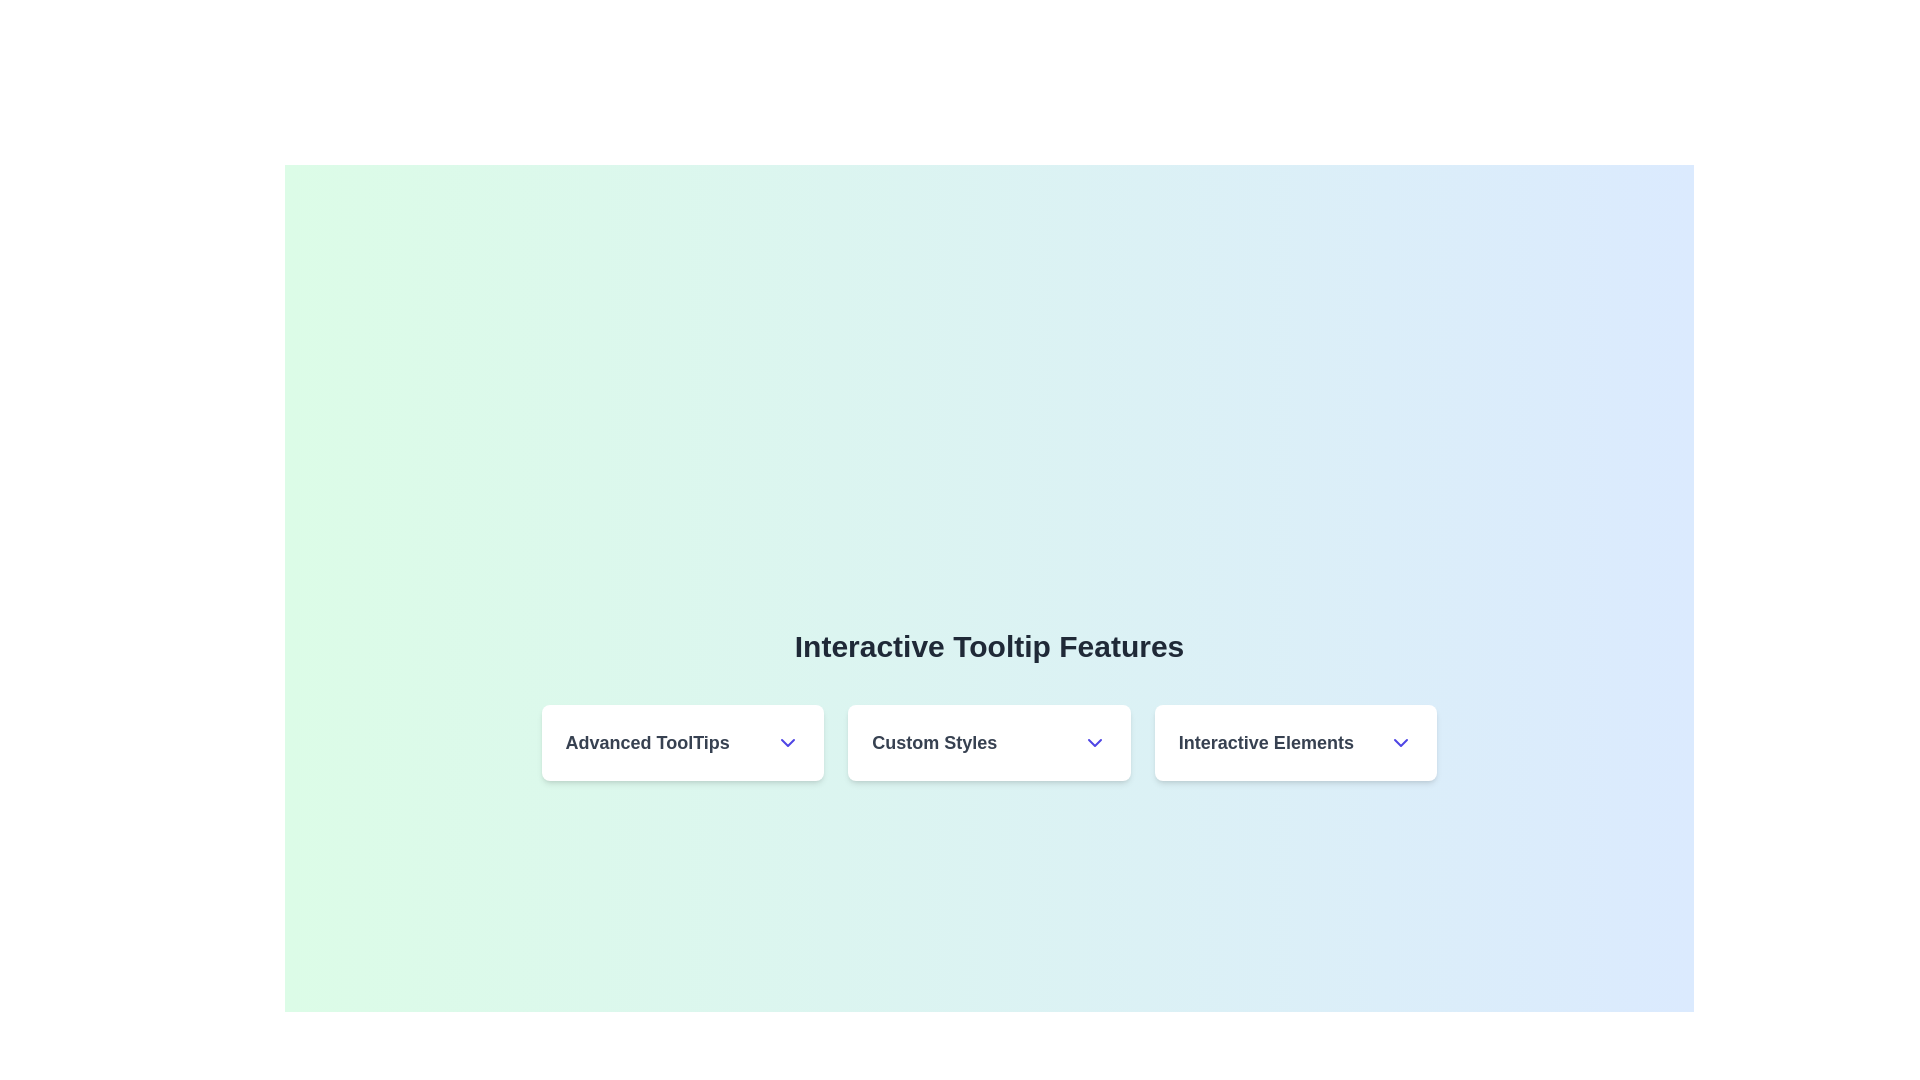  What do you see at coordinates (989, 743) in the screenshot?
I see `the 'Custom Styles' dropdown button, which is a white rectangular button with rounded corners and a blue downward-pointing arrow` at bounding box center [989, 743].